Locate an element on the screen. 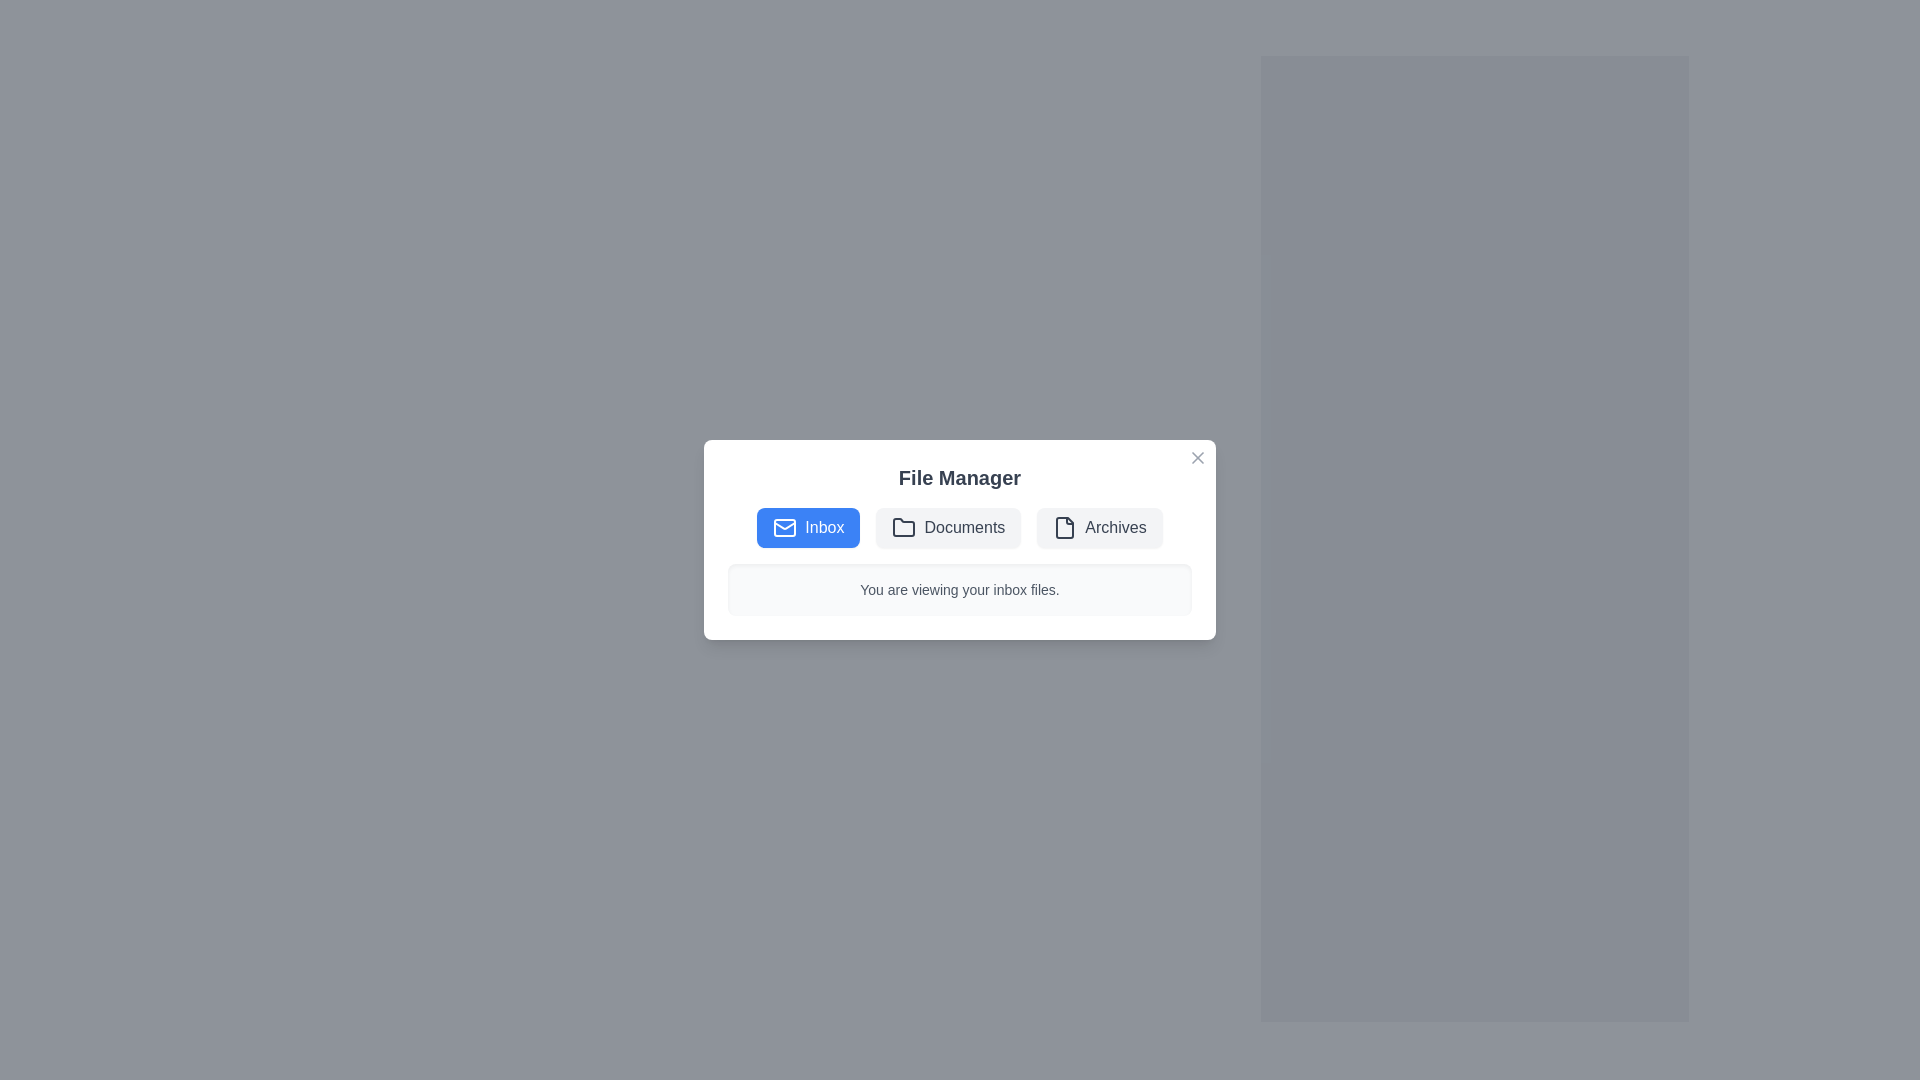  the 'Inbox' envelope icon, which is centrally located in the 'Inbox' section of the control panel and includes a graphical detail representing a mail line is located at coordinates (784, 527).